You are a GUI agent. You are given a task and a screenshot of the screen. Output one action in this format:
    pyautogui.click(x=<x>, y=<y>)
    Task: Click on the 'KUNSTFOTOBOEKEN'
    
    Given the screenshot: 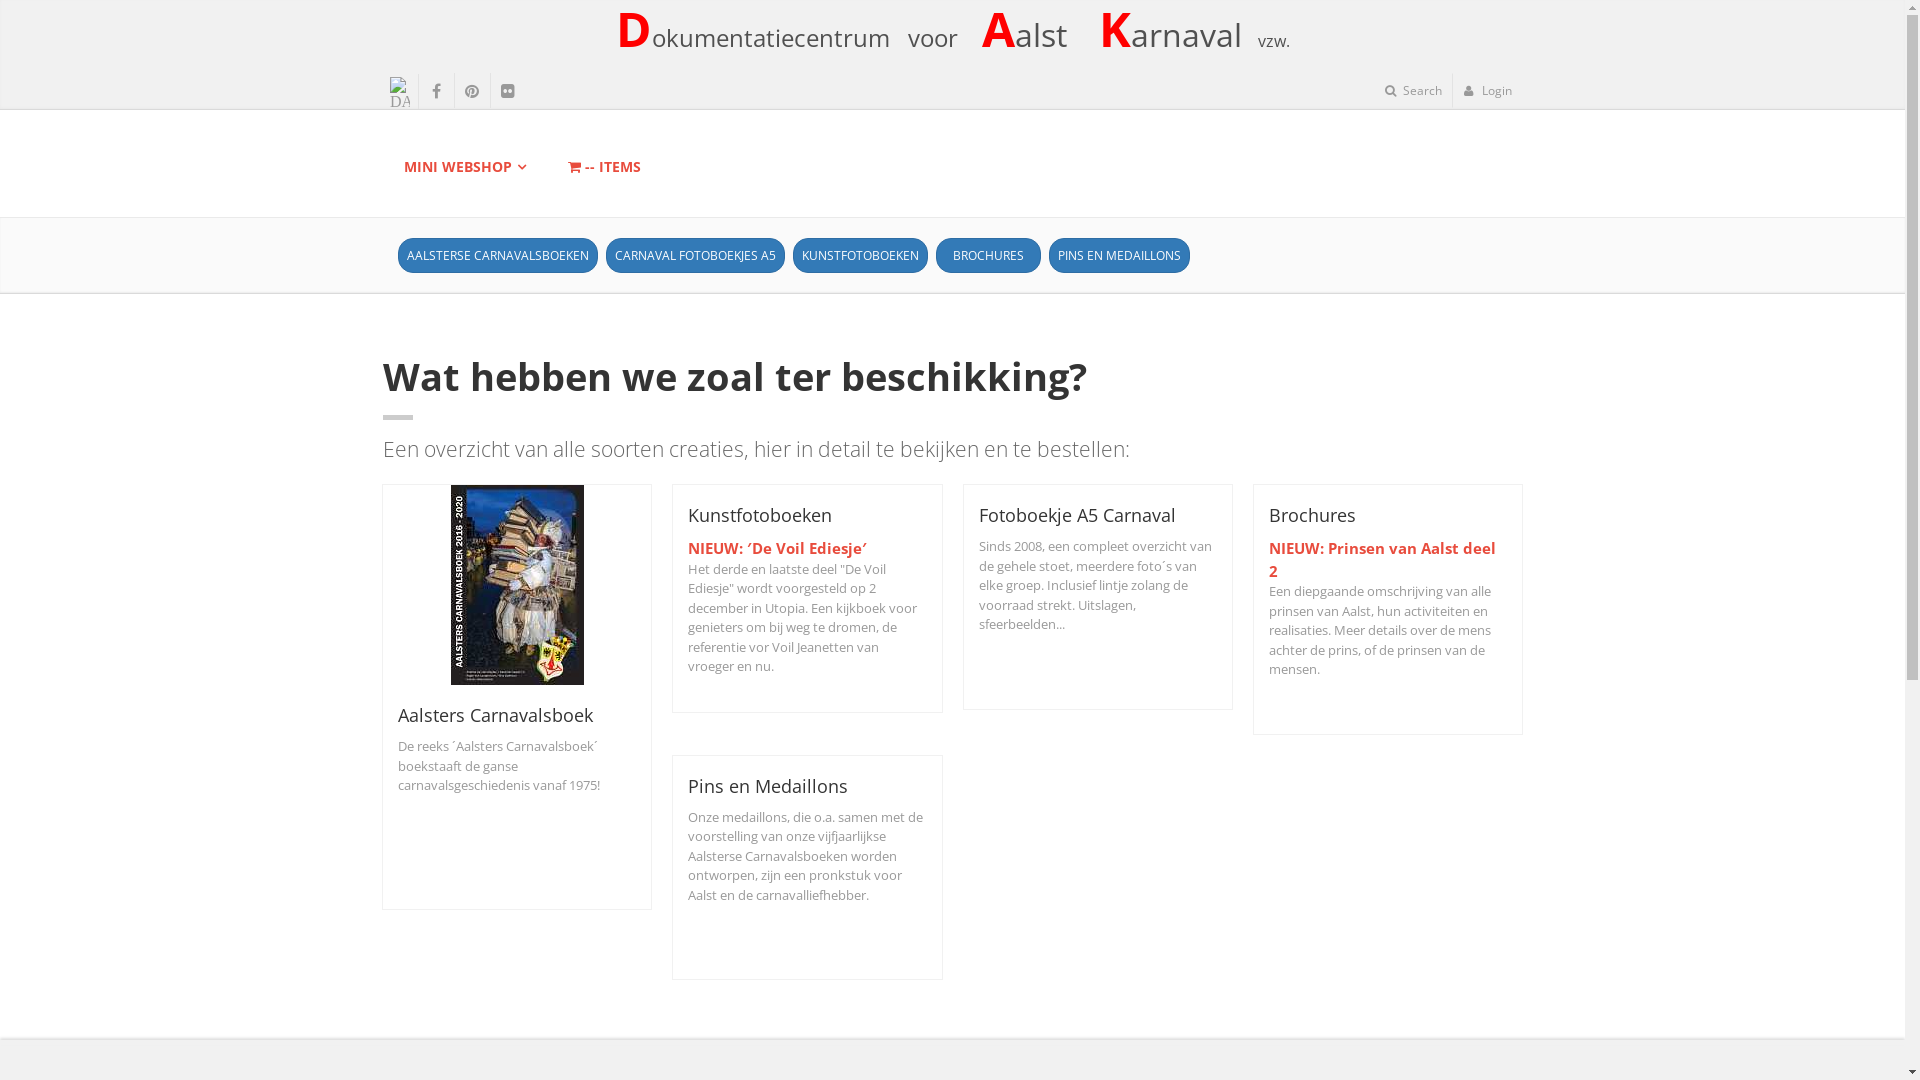 What is the action you would take?
    pyautogui.click(x=859, y=254)
    